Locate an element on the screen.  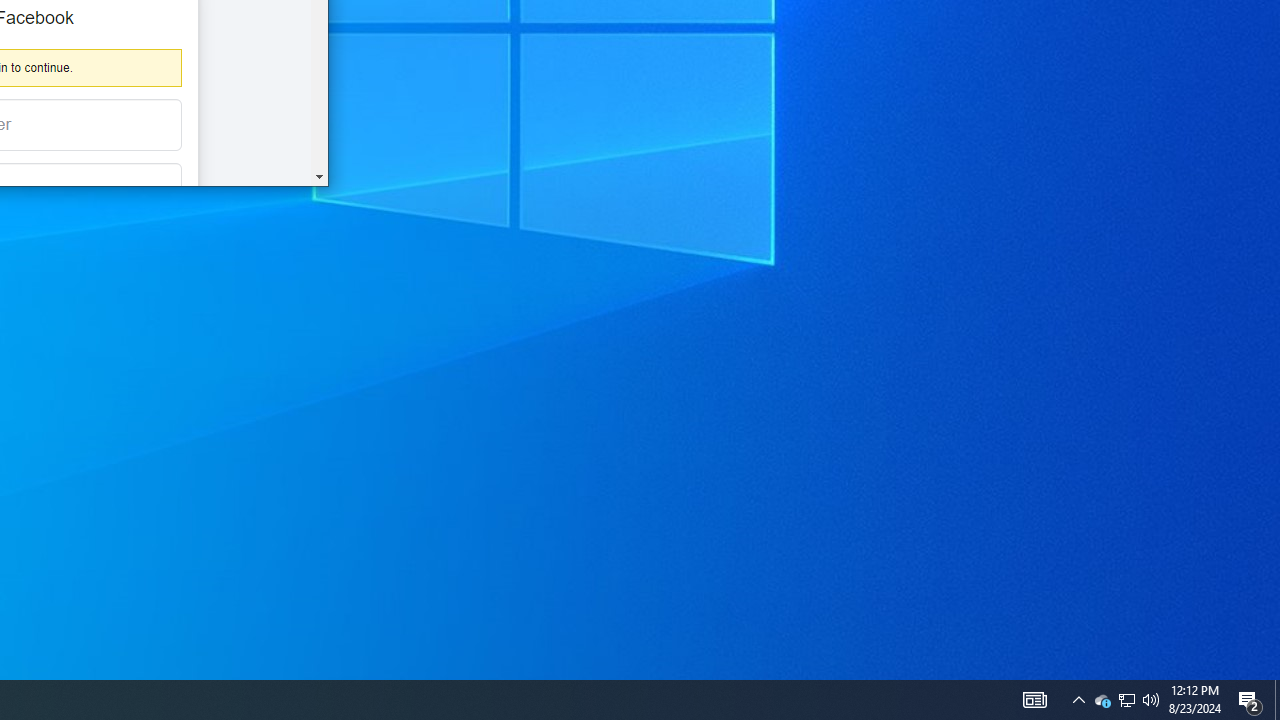
'User Promoted Notification Area' is located at coordinates (1127, 698).